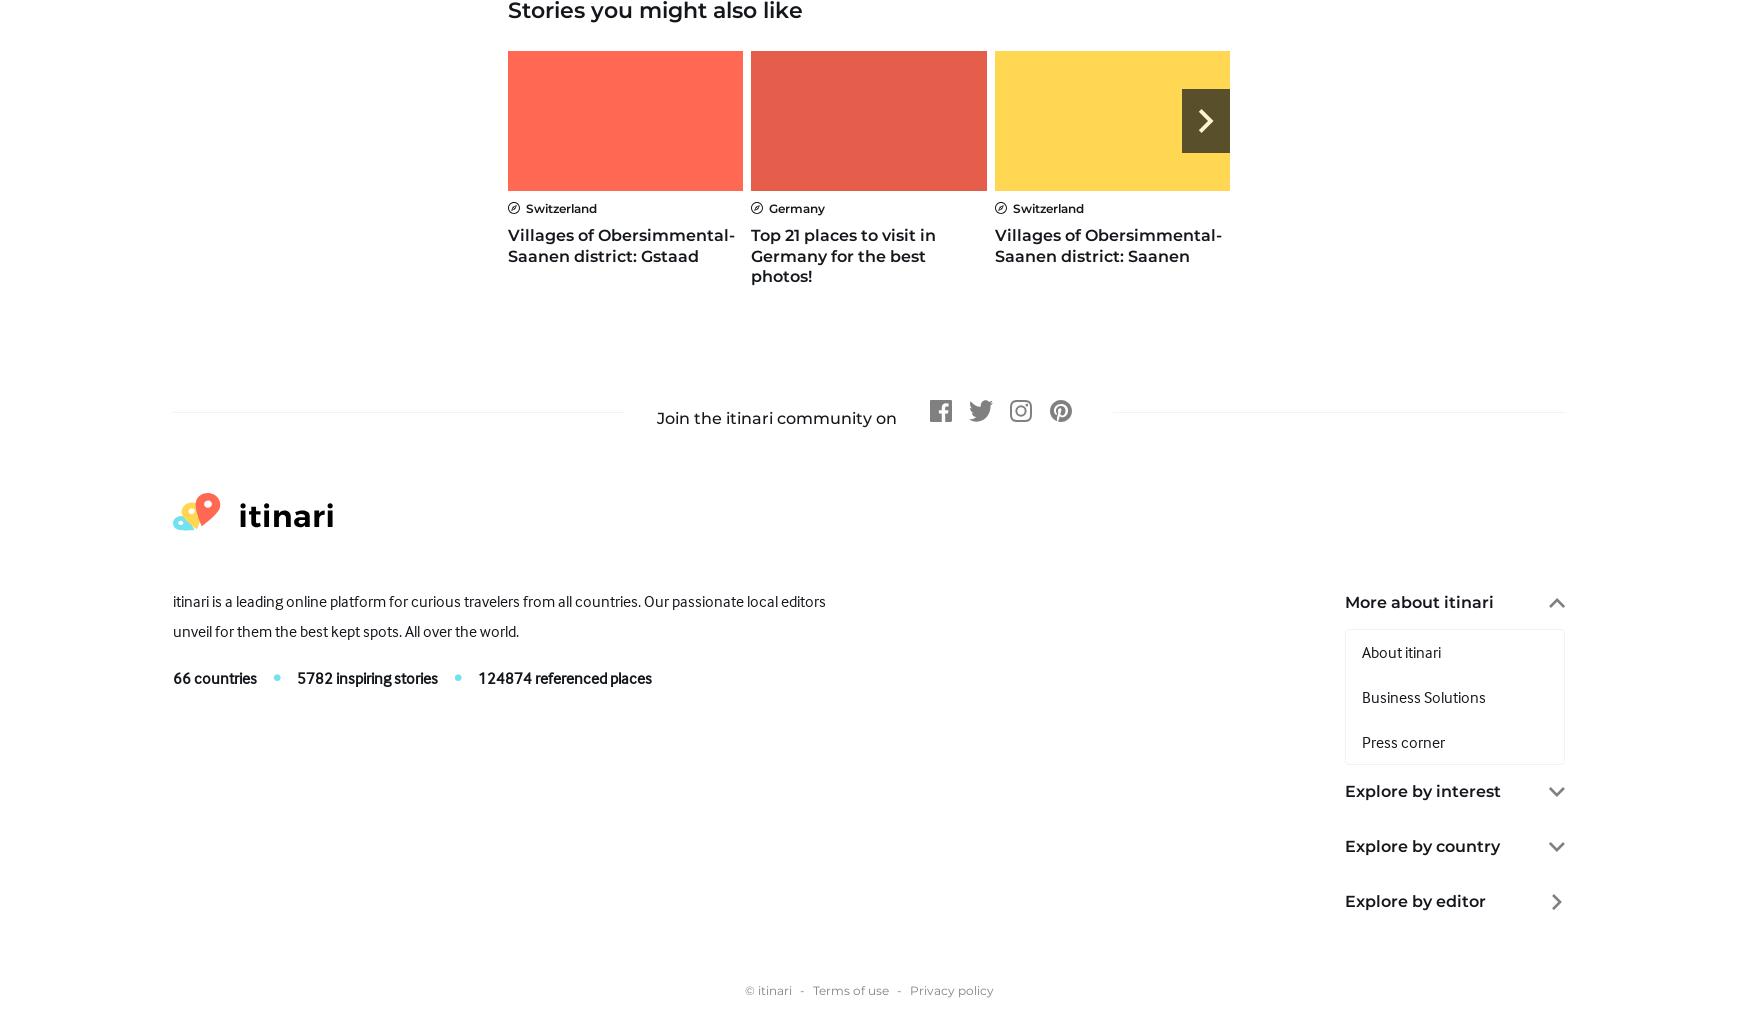  Describe the element at coordinates (1379, 885) in the screenshot. I see `'Cities'` at that location.